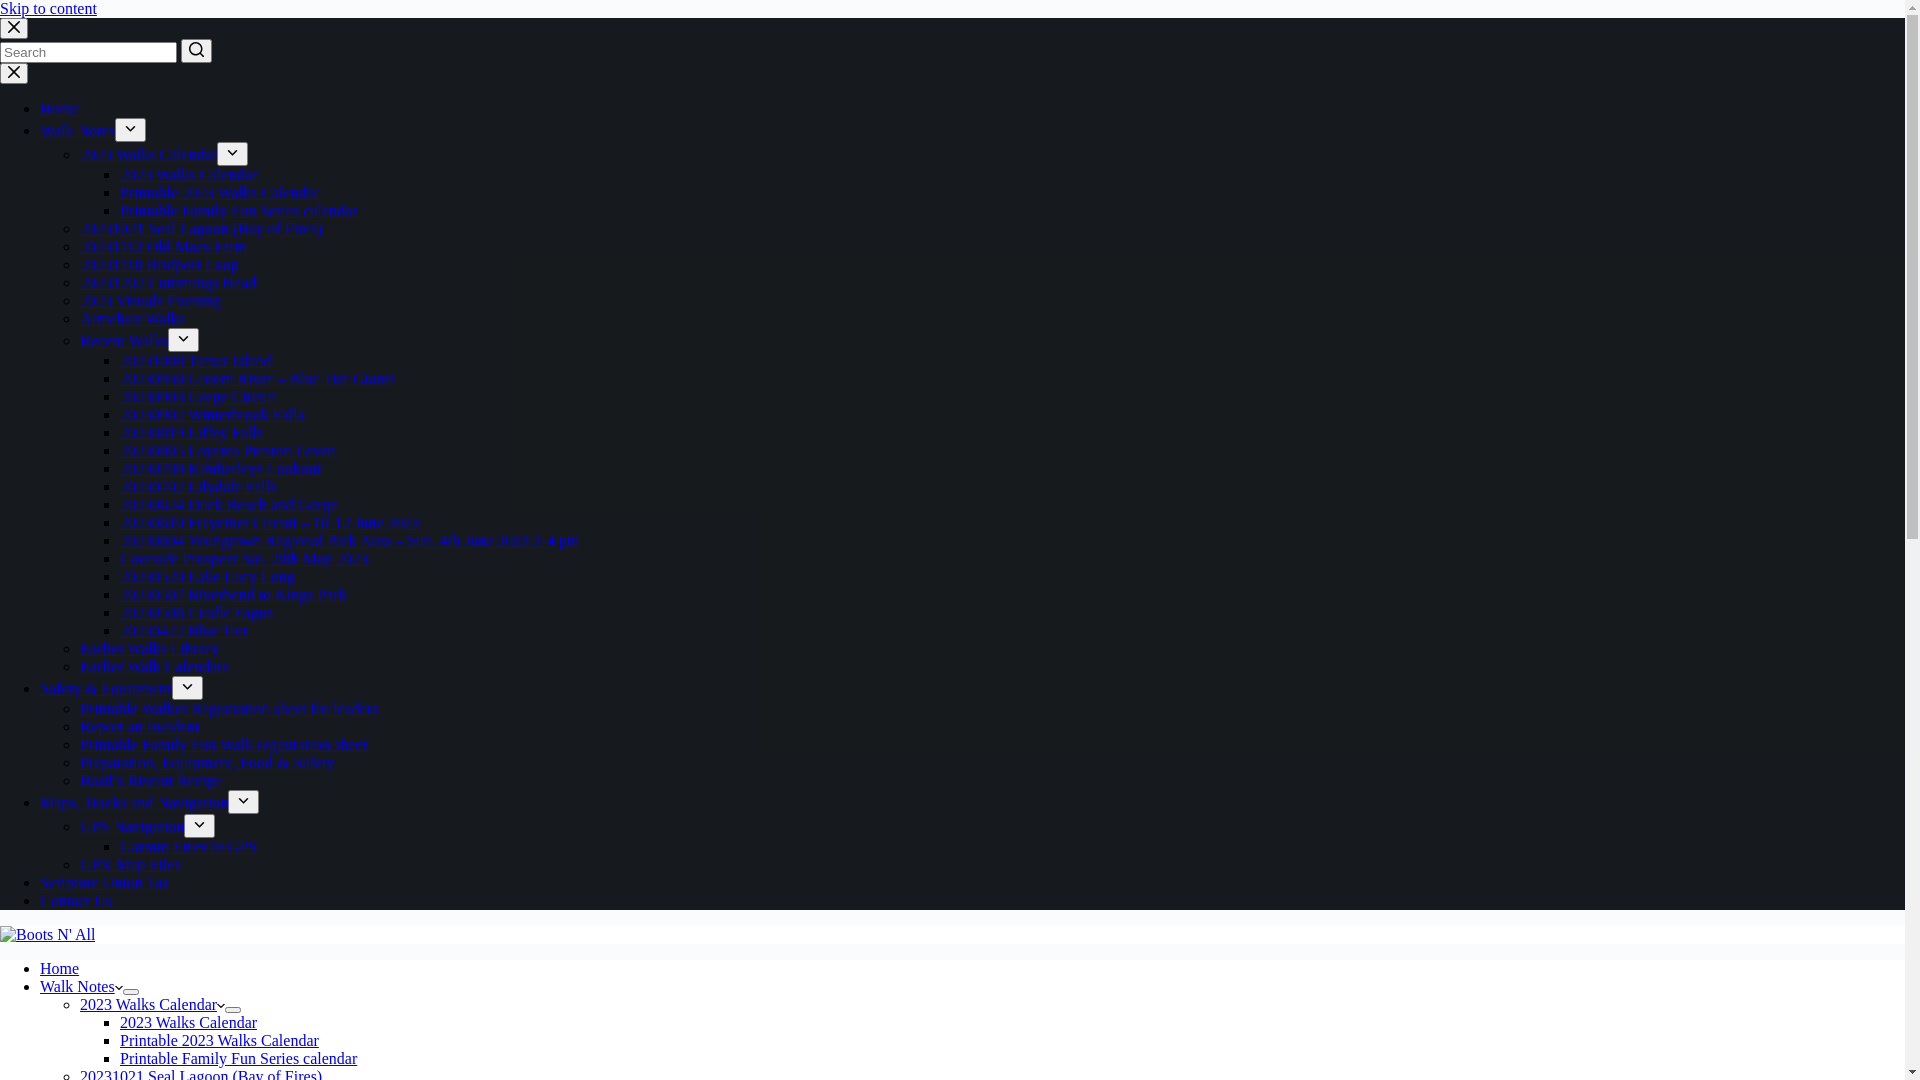 Image resolution: width=1920 pixels, height=1080 pixels. I want to click on 'Scripture Union Tas', so click(103, 881).